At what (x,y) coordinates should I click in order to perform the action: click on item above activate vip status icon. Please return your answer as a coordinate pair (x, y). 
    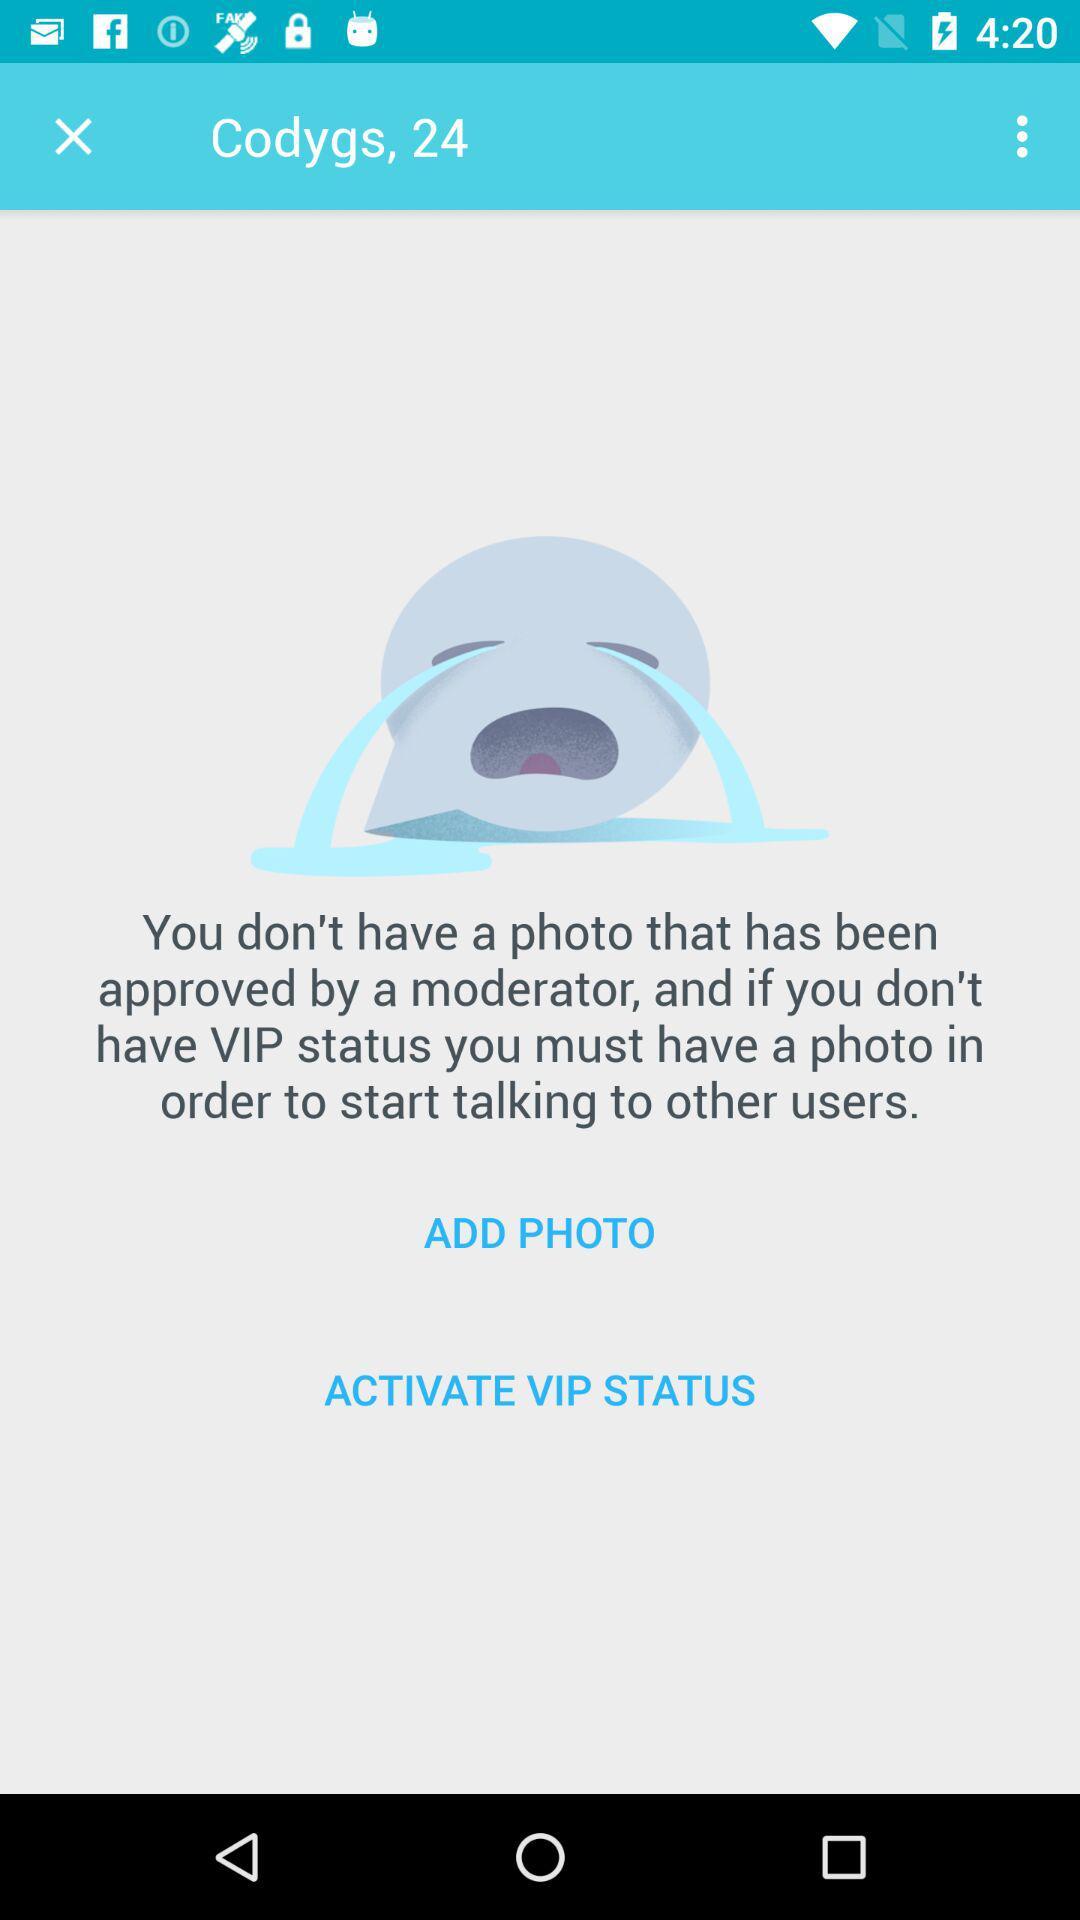
    Looking at the image, I should click on (540, 1230).